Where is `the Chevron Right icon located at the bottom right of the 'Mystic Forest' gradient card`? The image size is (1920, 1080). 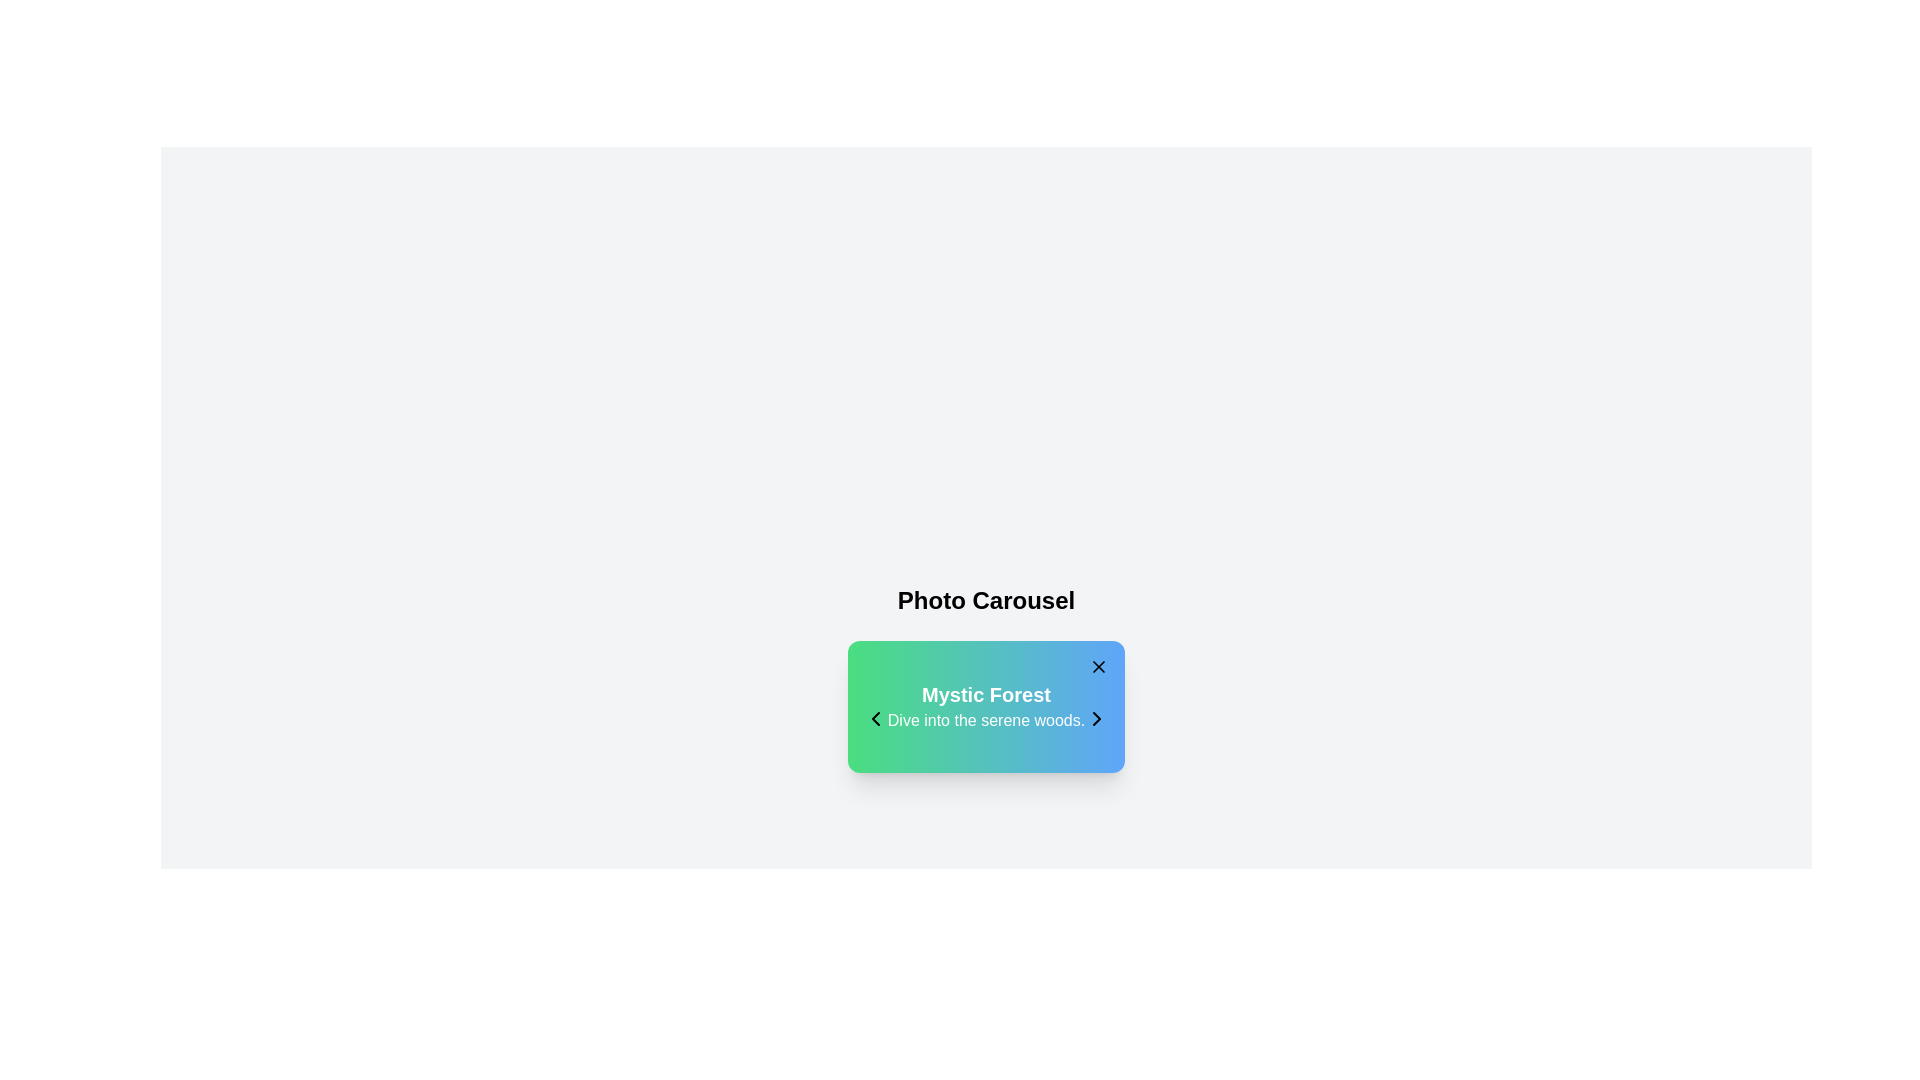
the Chevron Right icon located at the bottom right of the 'Mystic Forest' gradient card is located at coordinates (1096, 717).